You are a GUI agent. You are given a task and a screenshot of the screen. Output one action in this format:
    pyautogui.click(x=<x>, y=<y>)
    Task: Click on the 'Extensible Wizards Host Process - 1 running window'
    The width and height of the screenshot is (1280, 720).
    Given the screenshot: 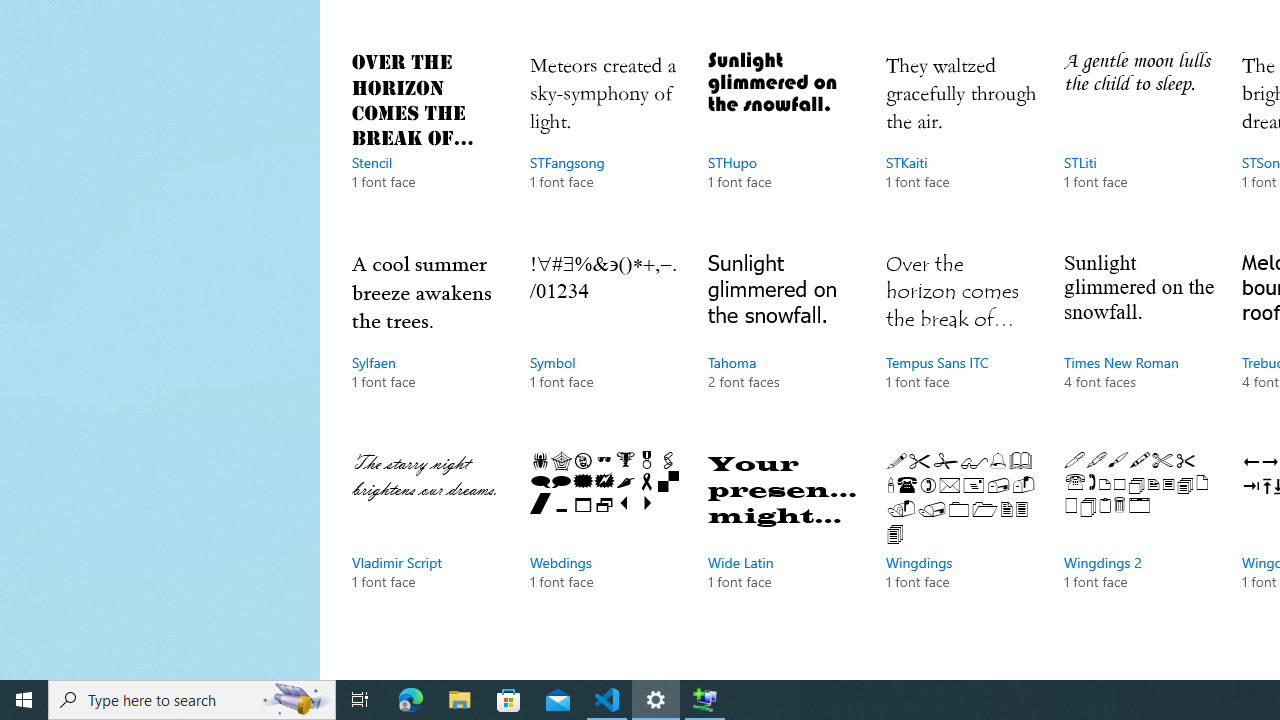 What is the action you would take?
    pyautogui.click(x=705, y=698)
    